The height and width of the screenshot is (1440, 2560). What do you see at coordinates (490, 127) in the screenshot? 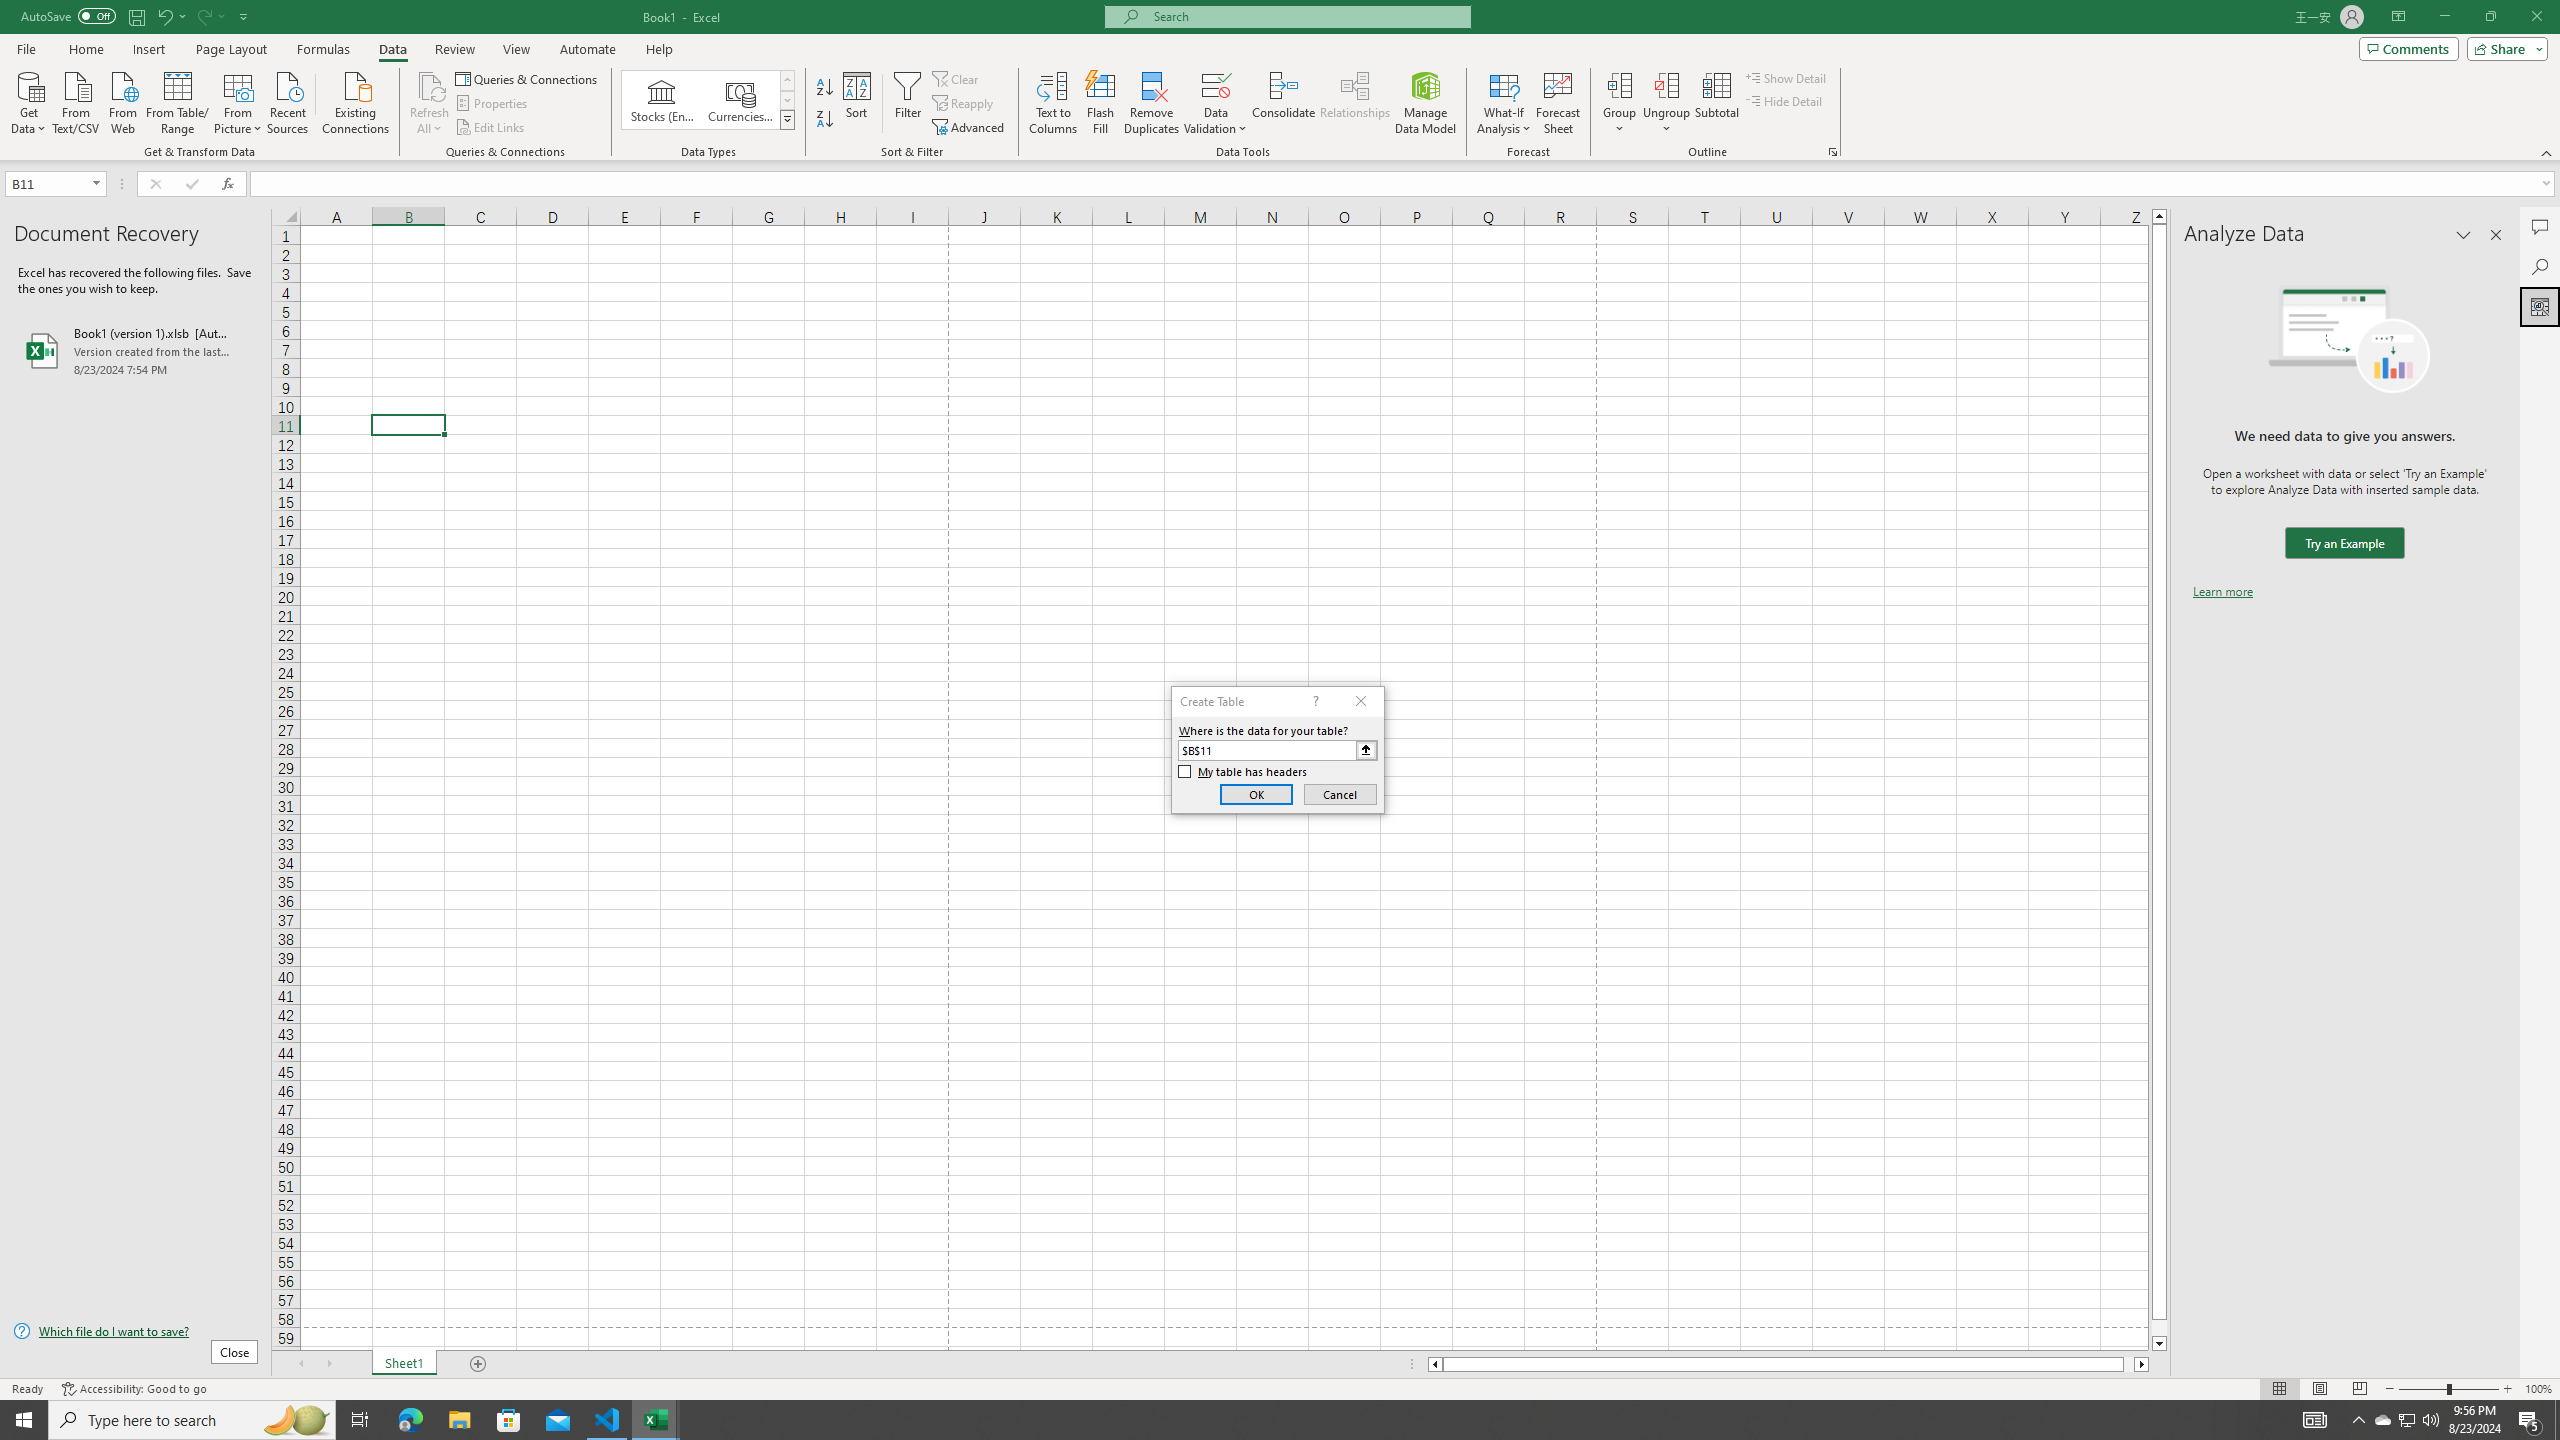
I see `'Edit Links'` at bounding box center [490, 127].